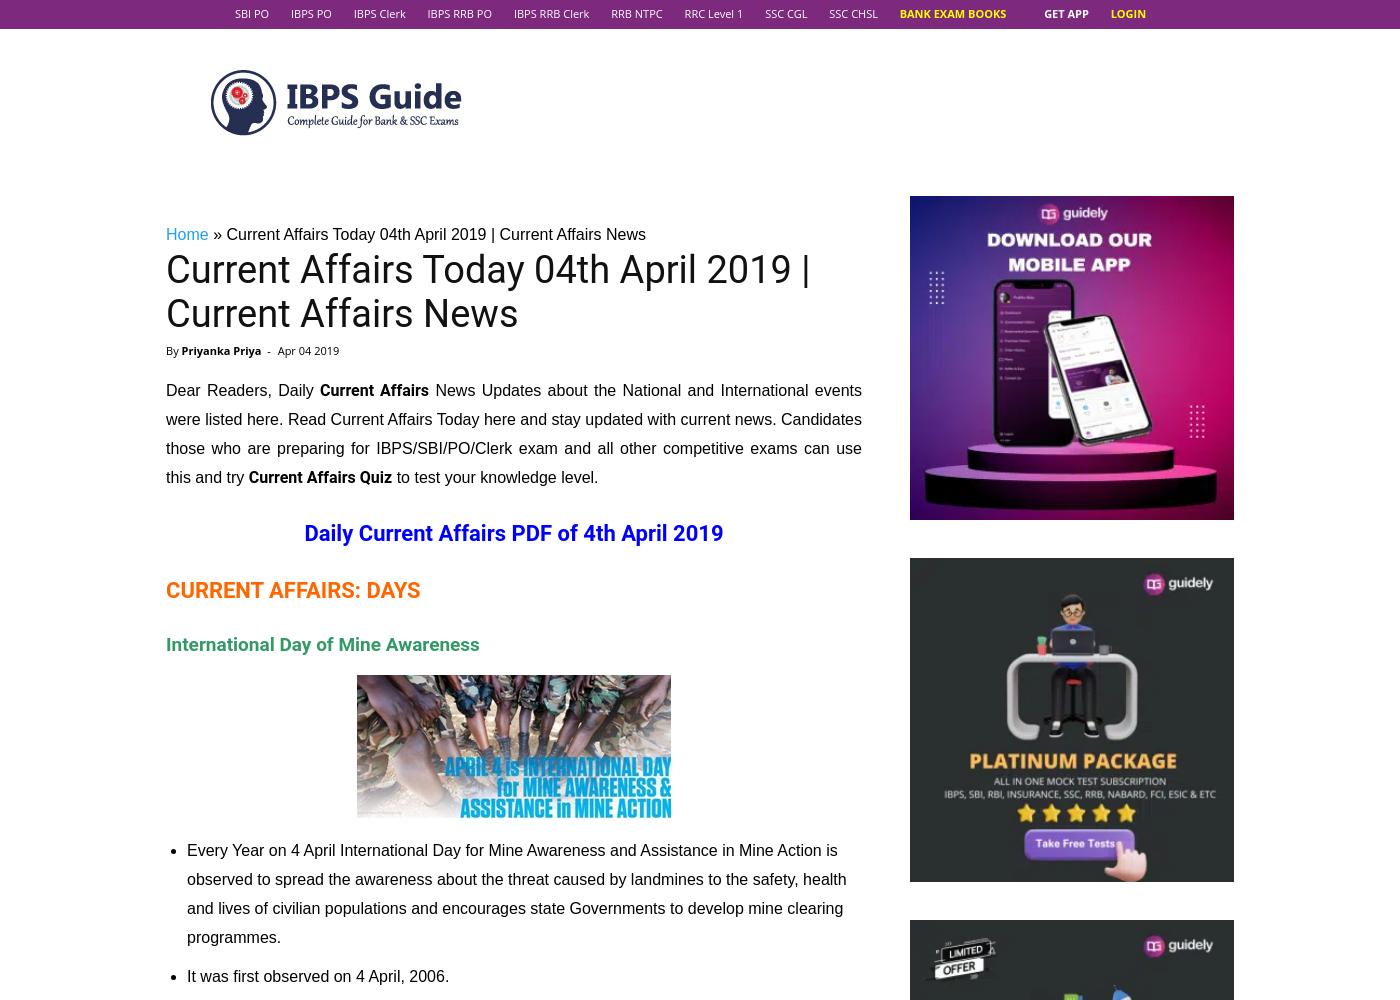  What do you see at coordinates (290, 150) in the screenshot?
I see `'CURRENT AFFAIRS: MOU'` at bounding box center [290, 150].